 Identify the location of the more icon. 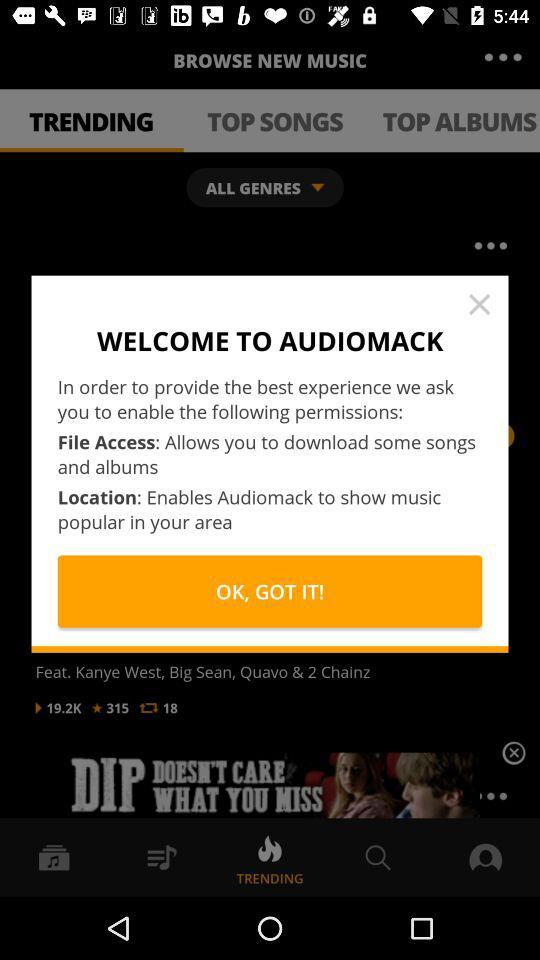
(502, 56).